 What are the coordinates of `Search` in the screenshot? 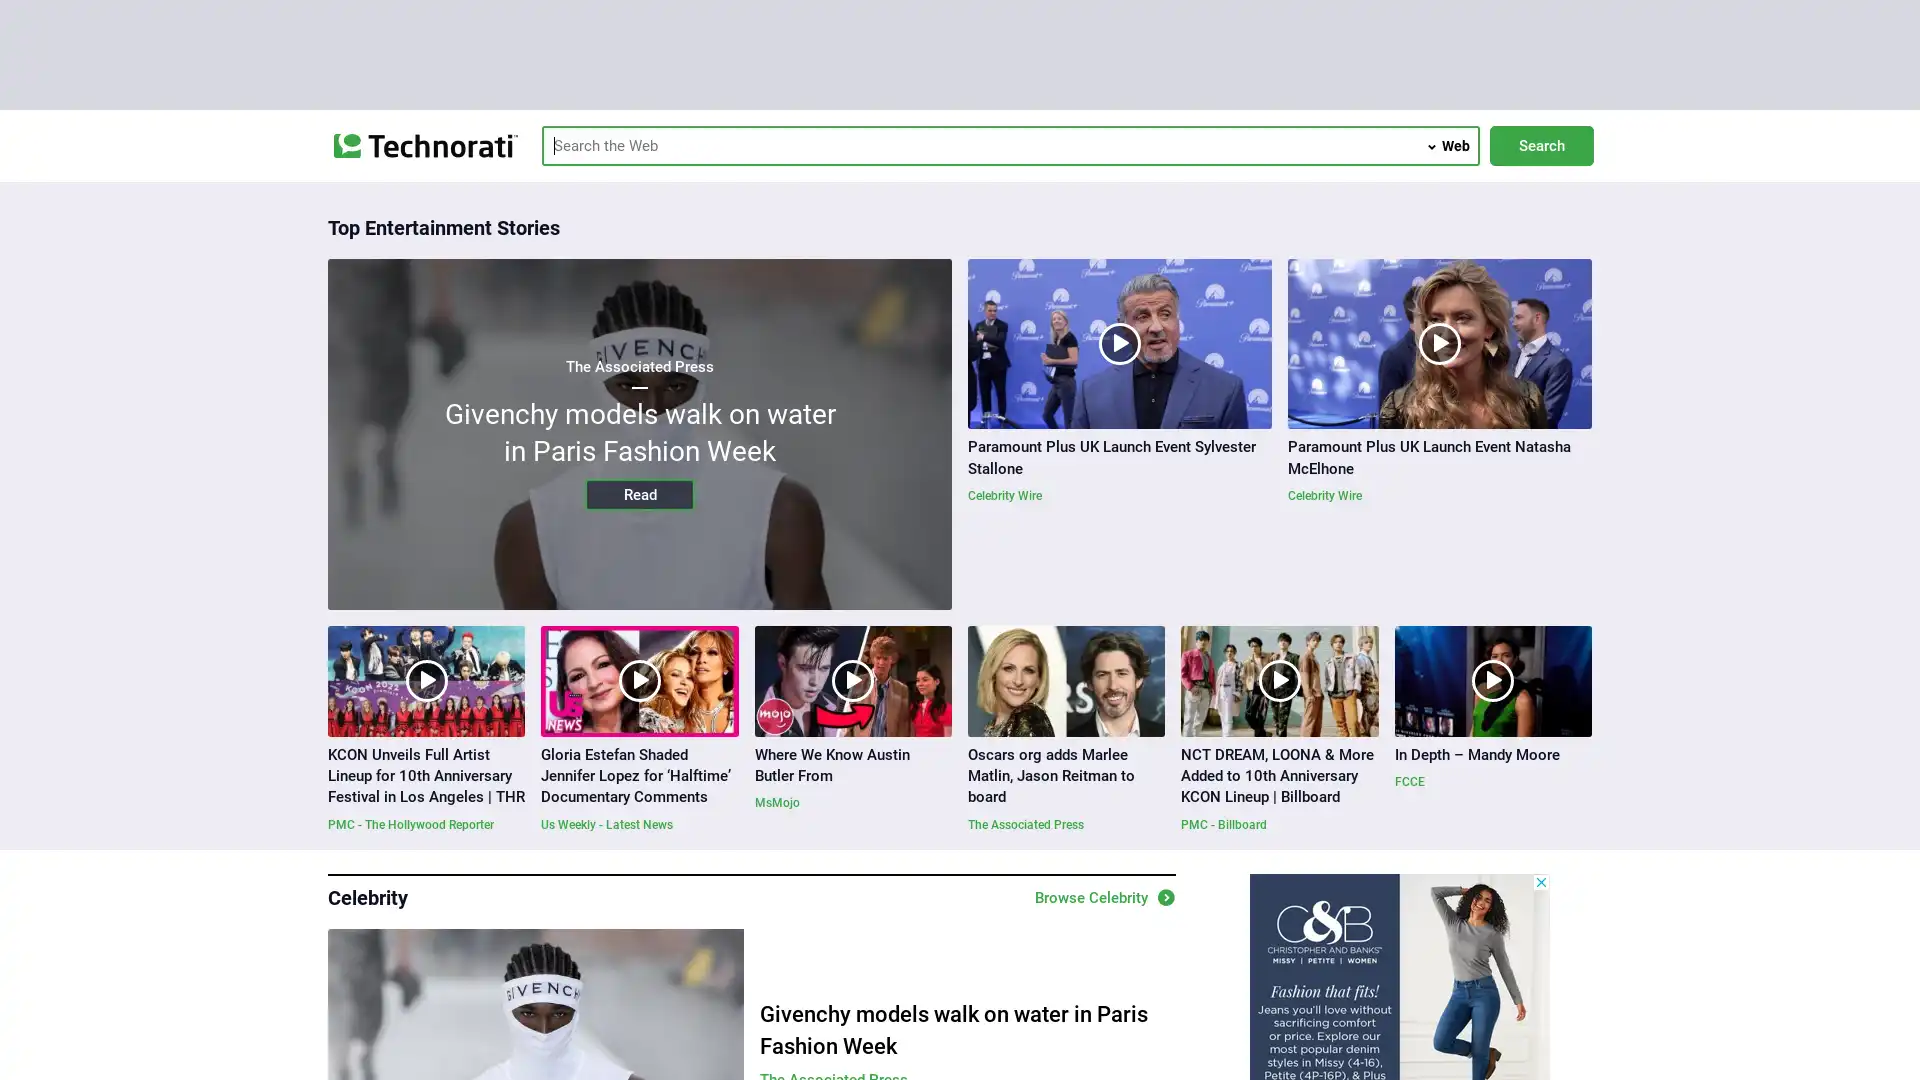 It's located at (1540, 145).